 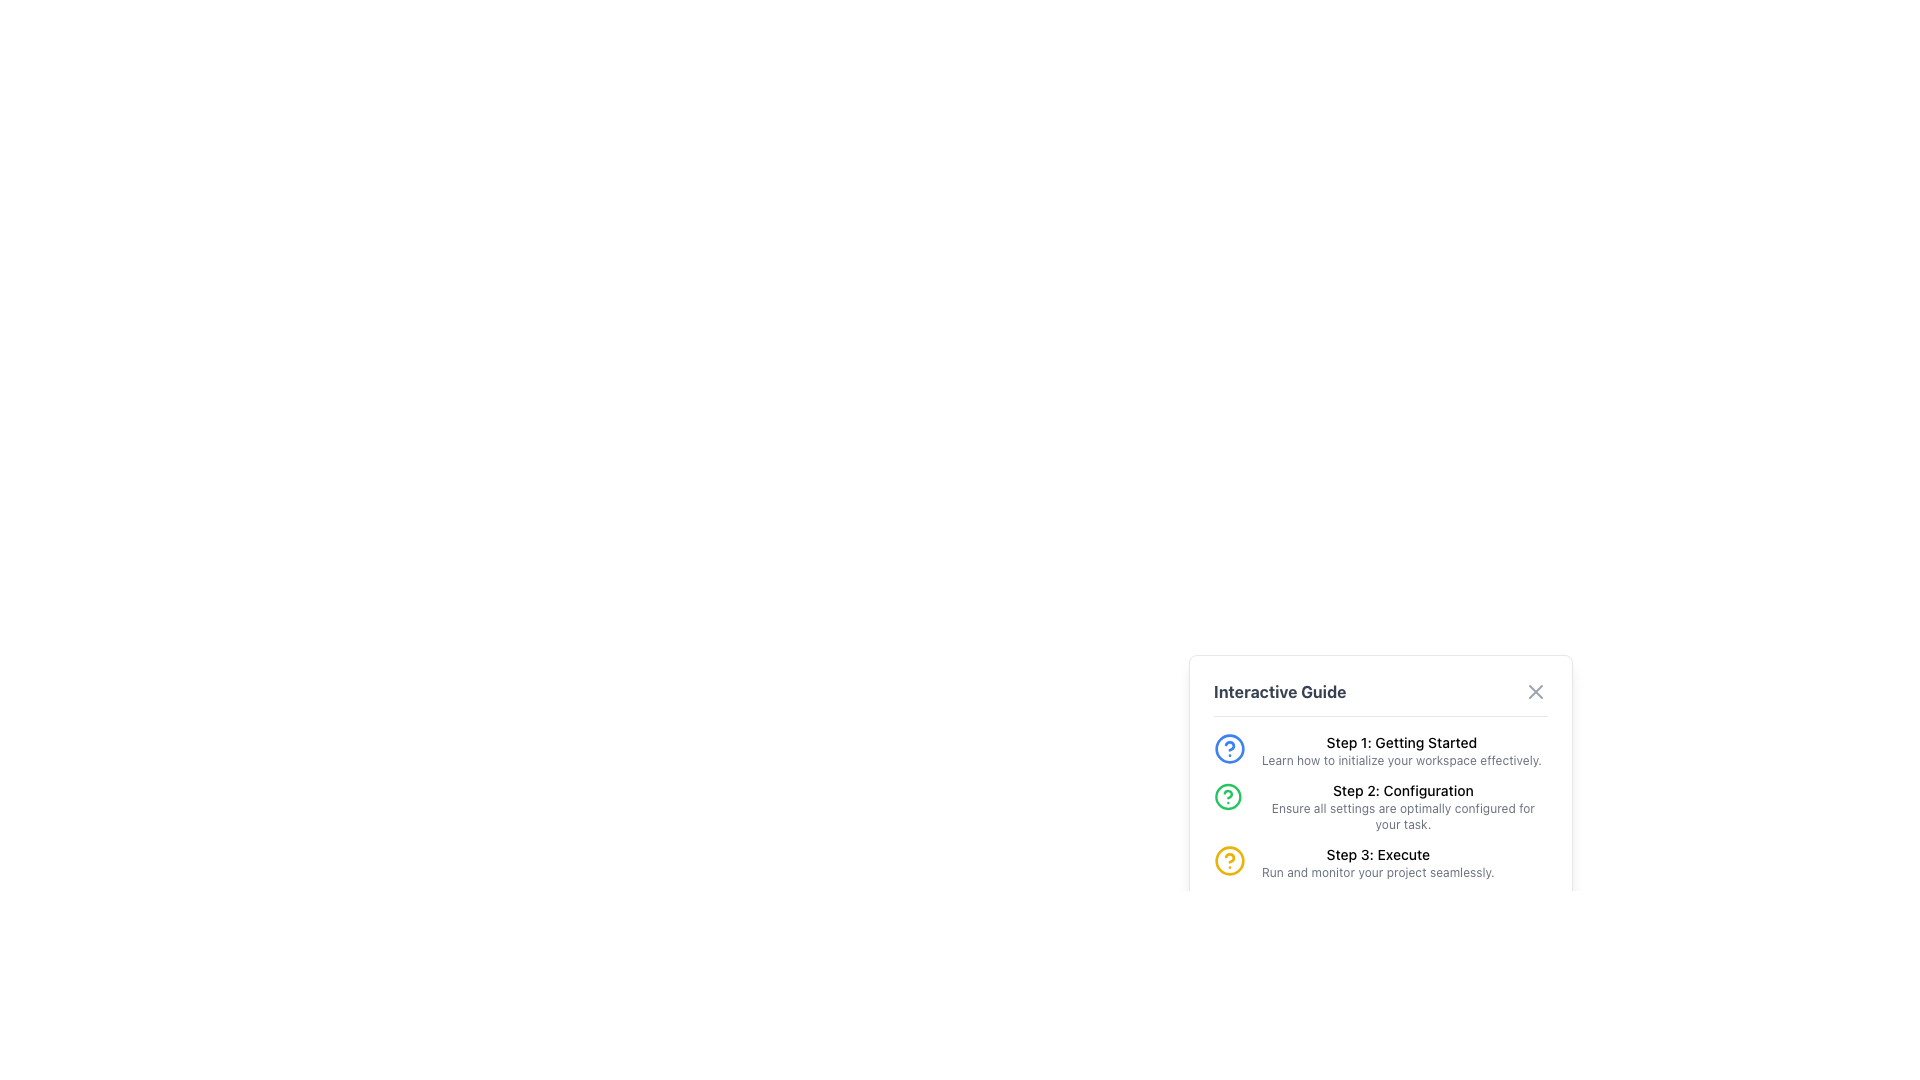 What do you see at coordinates (1380, 862) in the screenshot?
I see `the Instruction block labeled 'Step 3: Execute' which includes a yellow circular icon with a question mark and descriptive text about running and monitoring the project` at bounding box center [1380, 862].